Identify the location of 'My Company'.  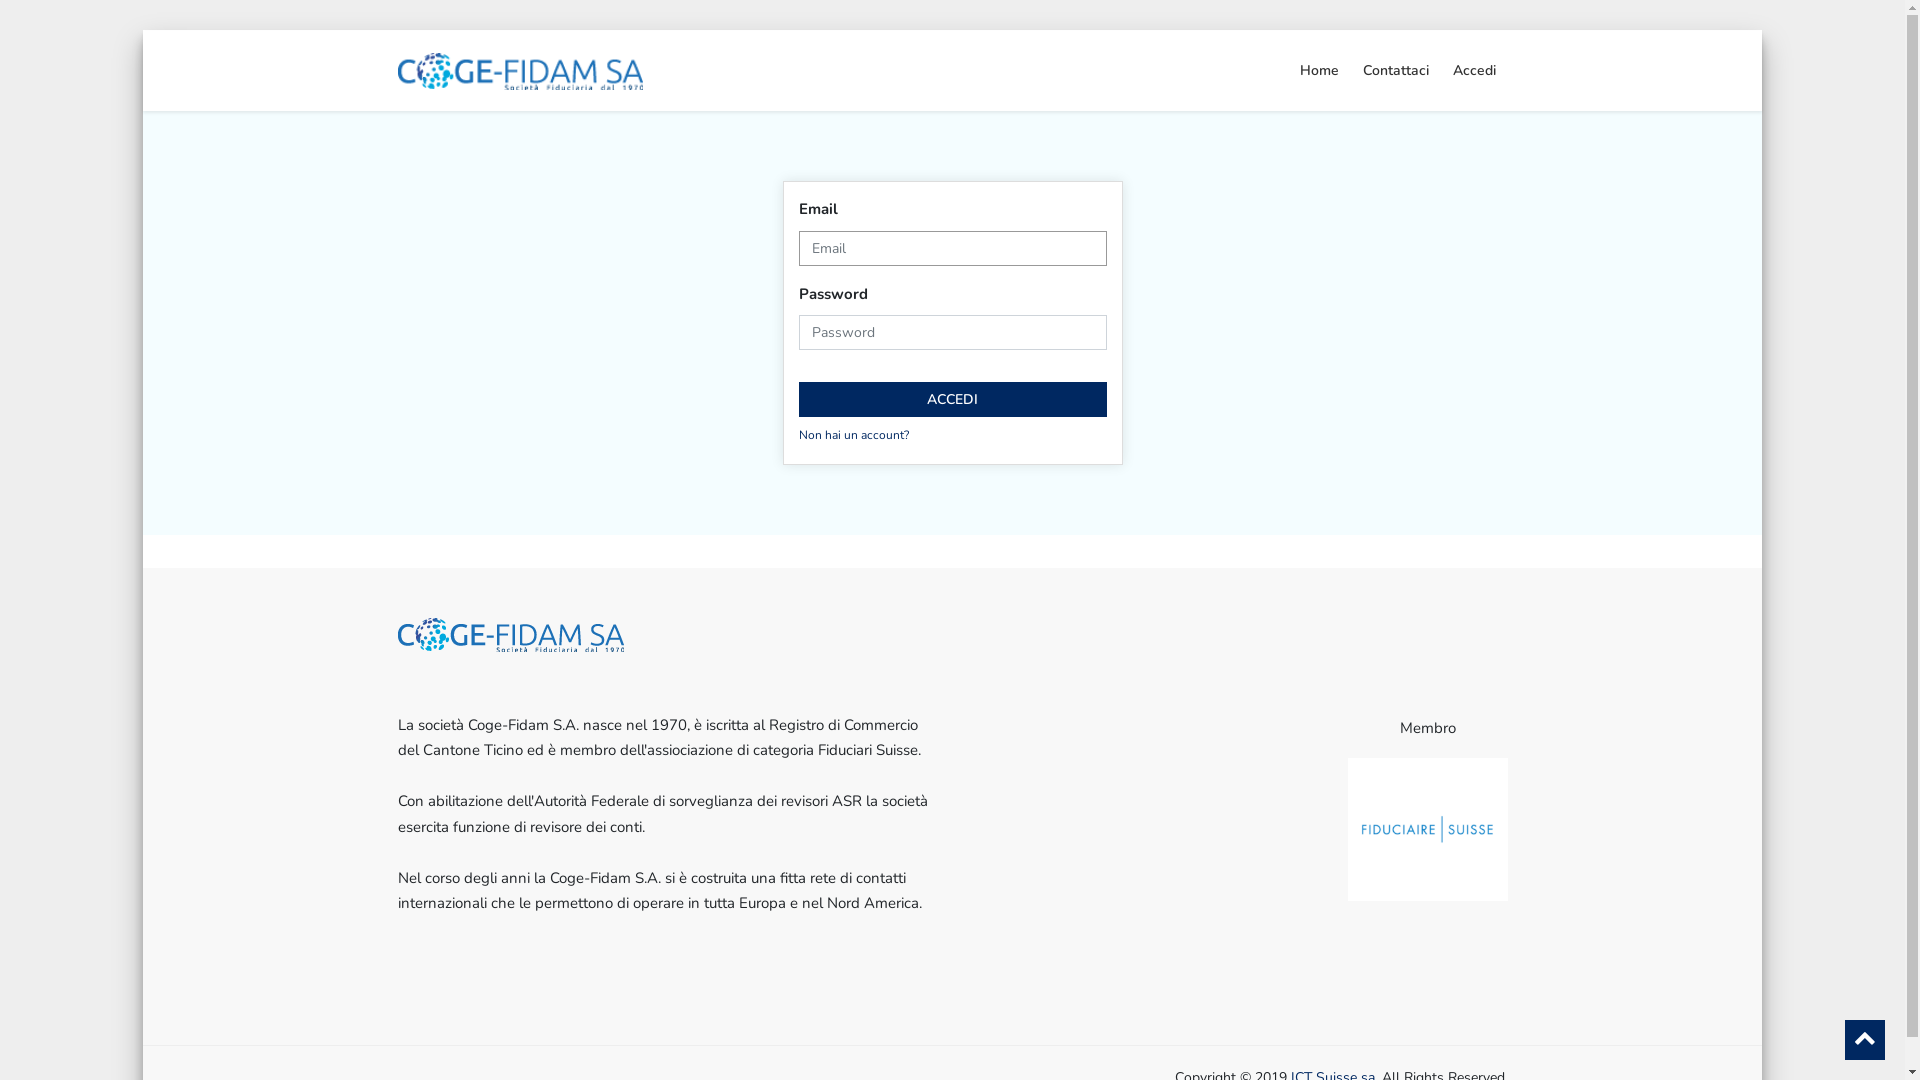
(521, 68).